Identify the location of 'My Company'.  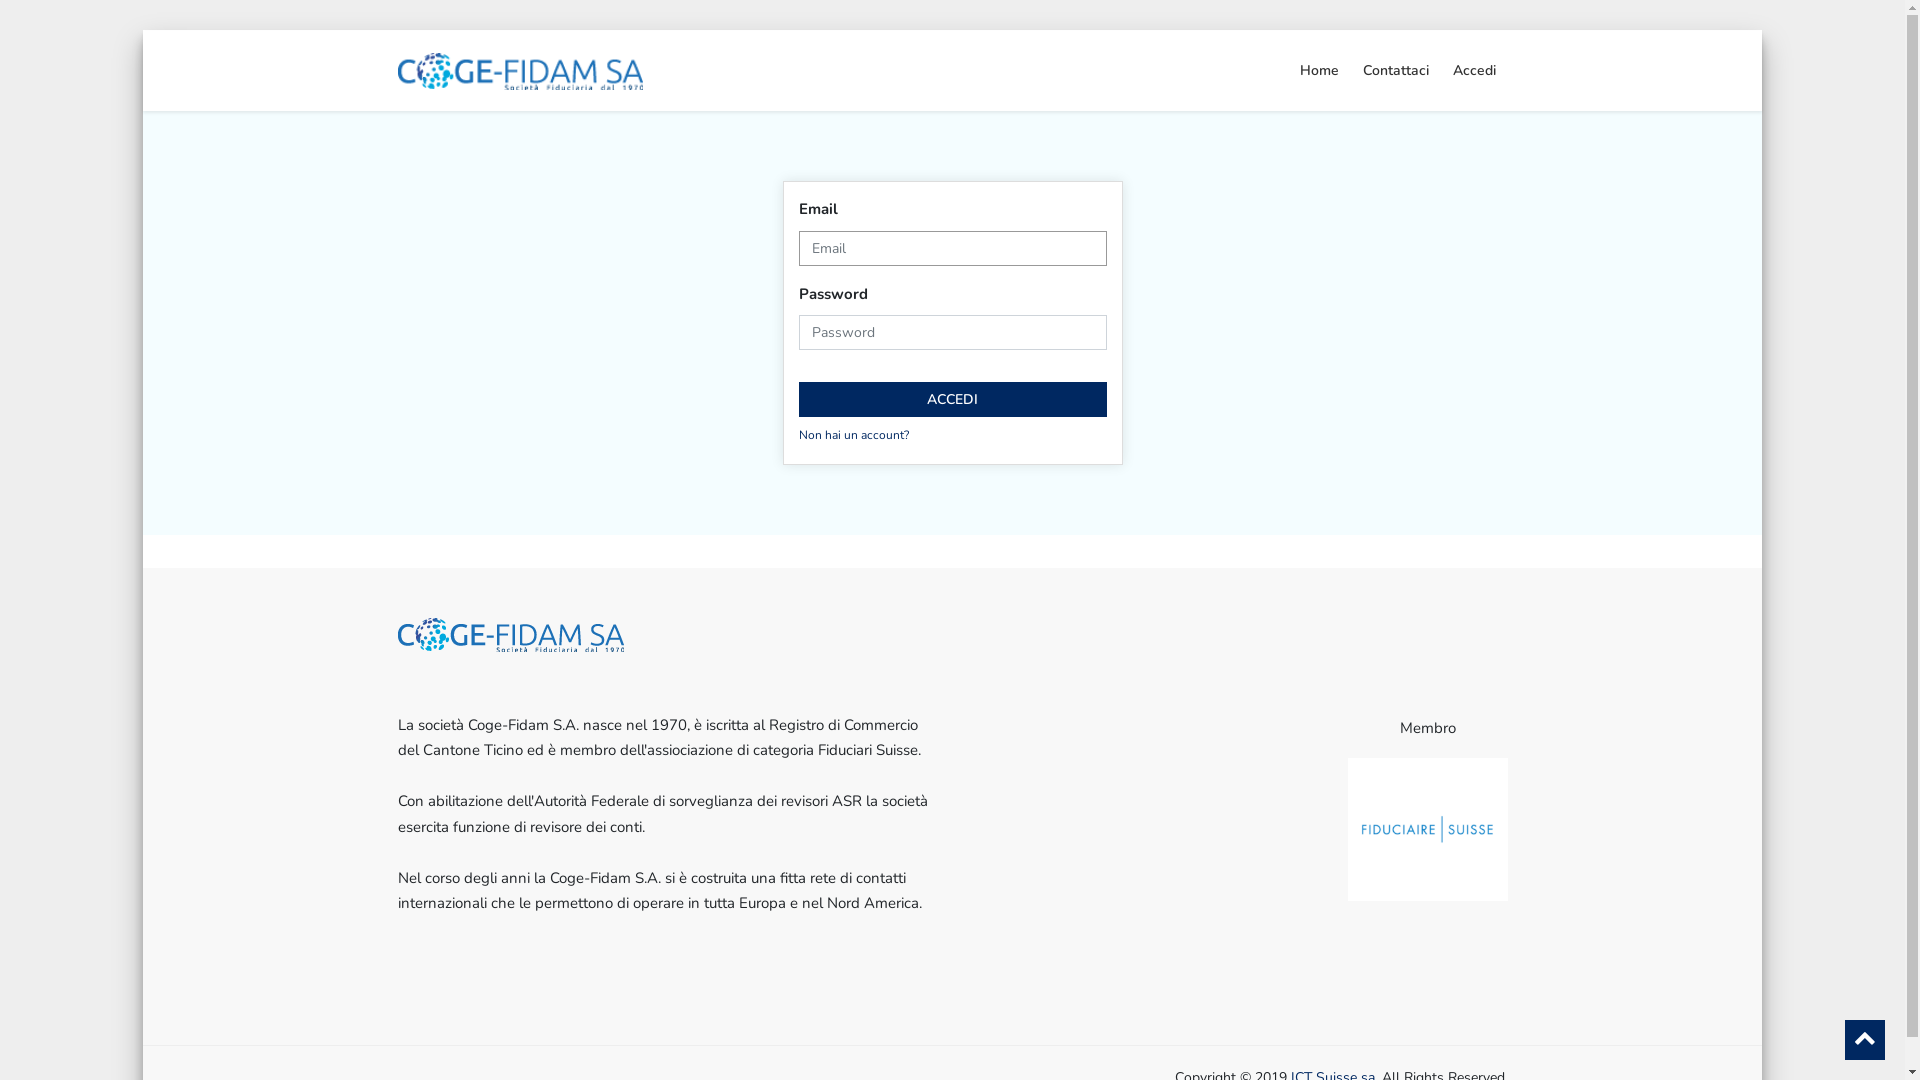
(521, 68).